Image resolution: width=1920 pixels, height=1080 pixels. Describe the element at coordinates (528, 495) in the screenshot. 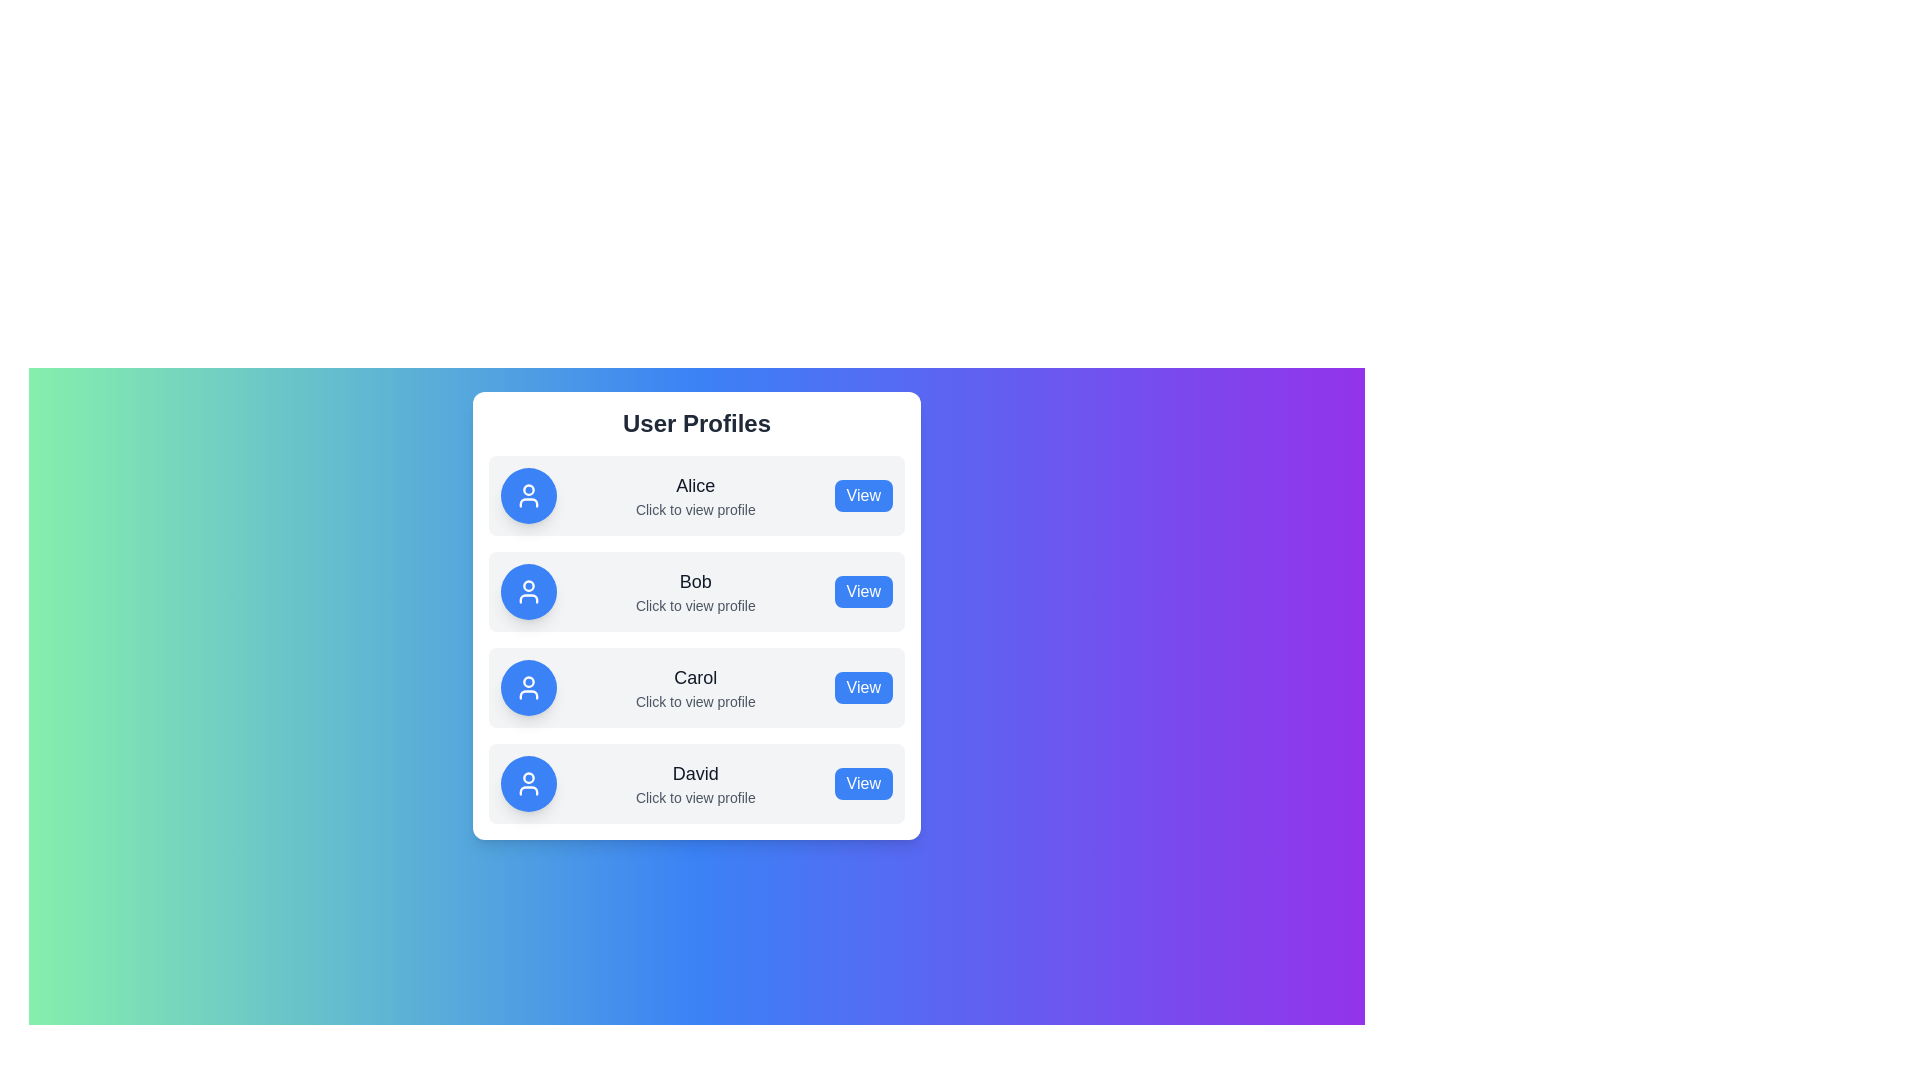

I see `the user profile icon representing 'Alice', located in the left section of the first row in the user profiles list, adjacent to the text 'Alice' and the 'View' button` at that location.